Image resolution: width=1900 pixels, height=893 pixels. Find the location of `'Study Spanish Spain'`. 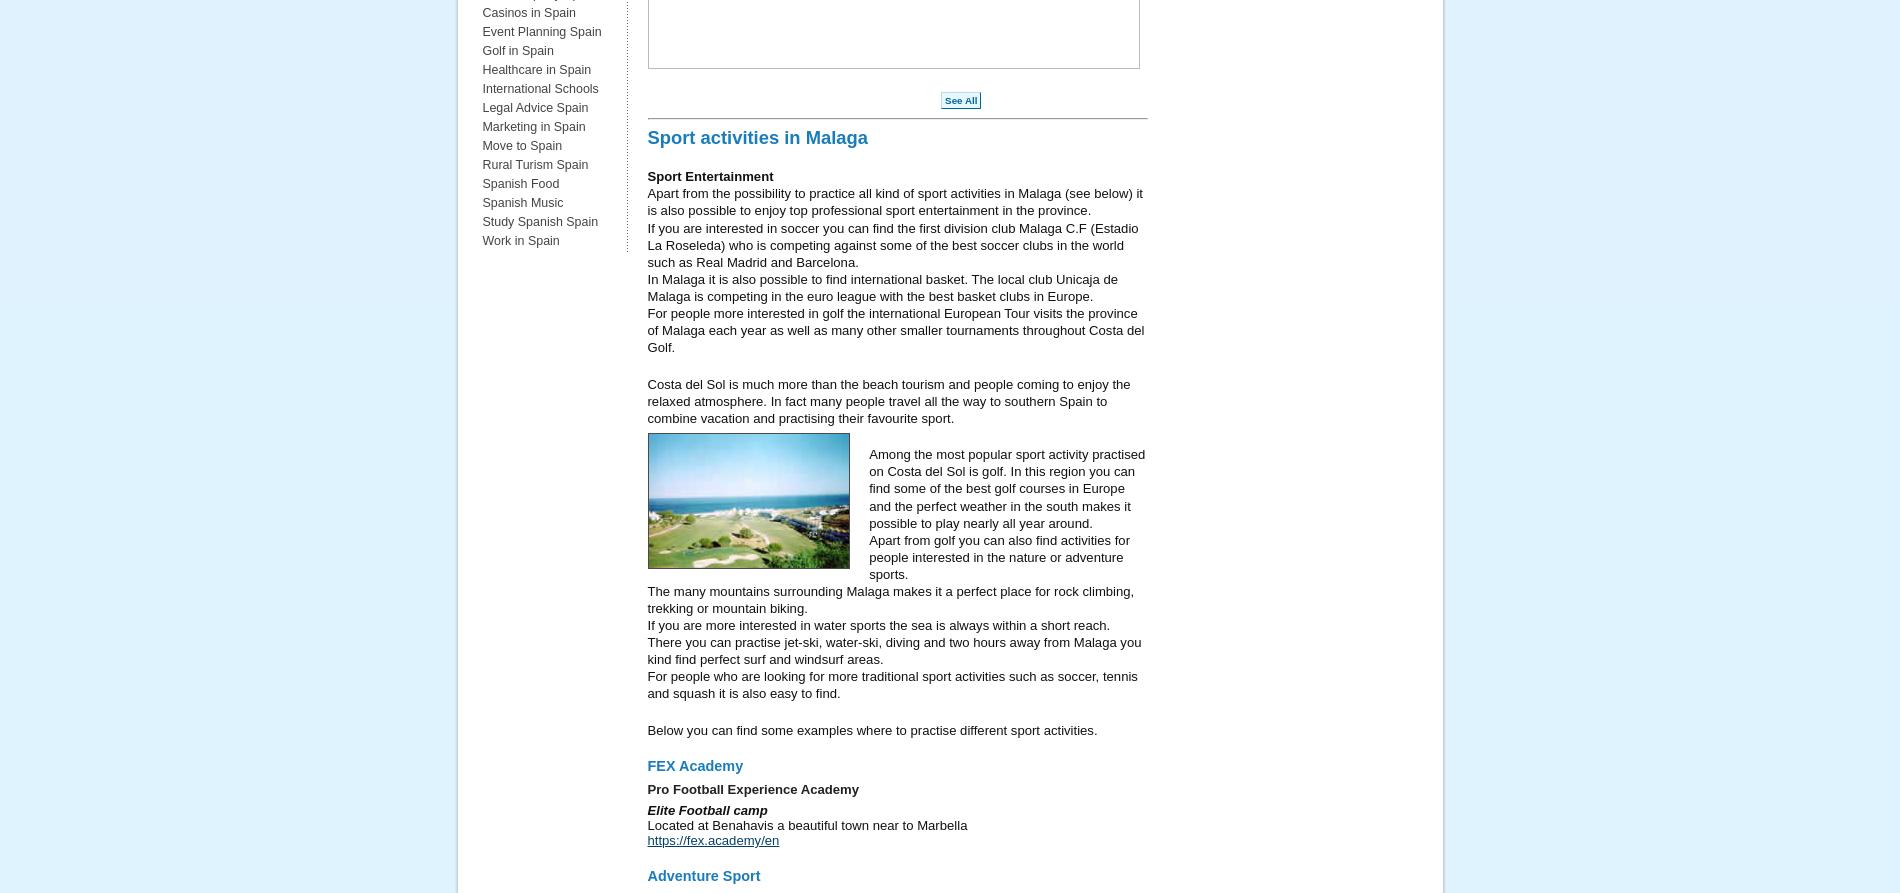

'Study Spanish Spain' is located at coordinates (482, 220).